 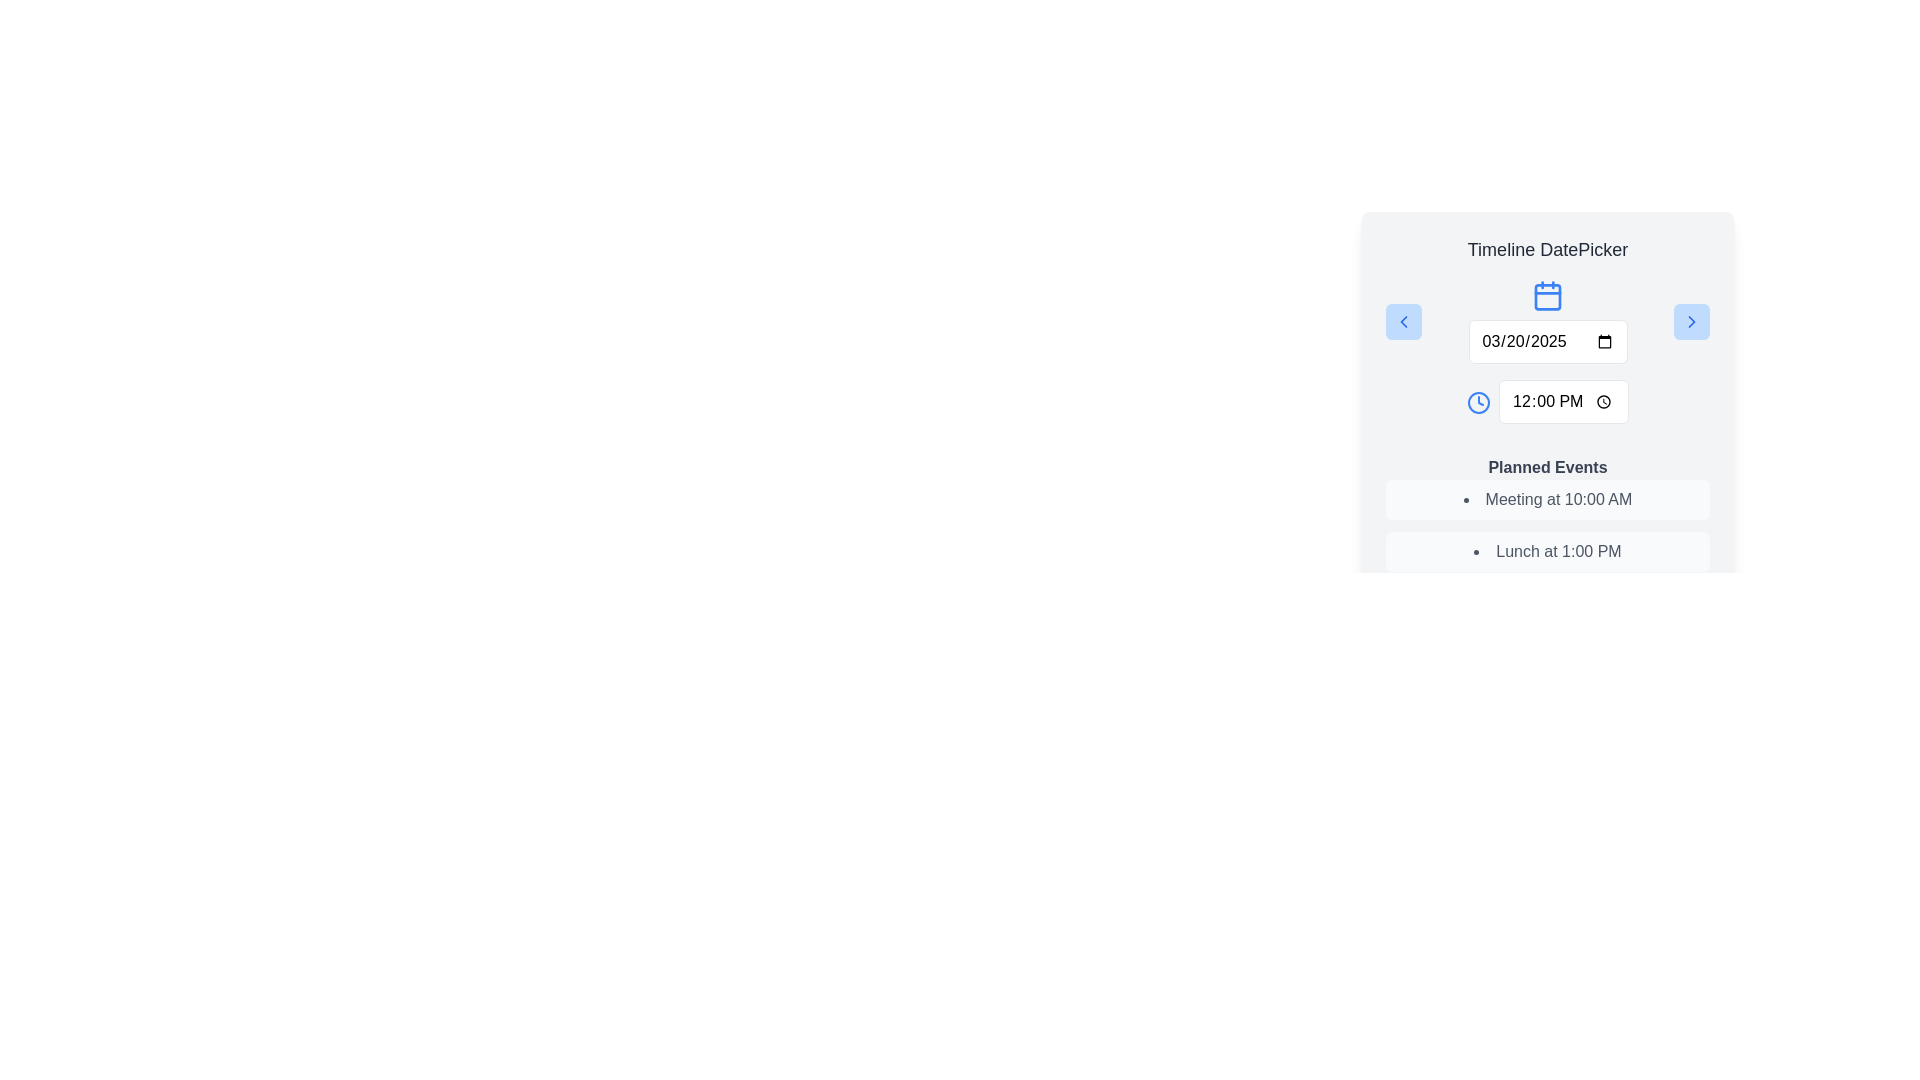 I want to click on the blue calendar icon at the top center of the date and time management widget, so click(x=1547, y=296).